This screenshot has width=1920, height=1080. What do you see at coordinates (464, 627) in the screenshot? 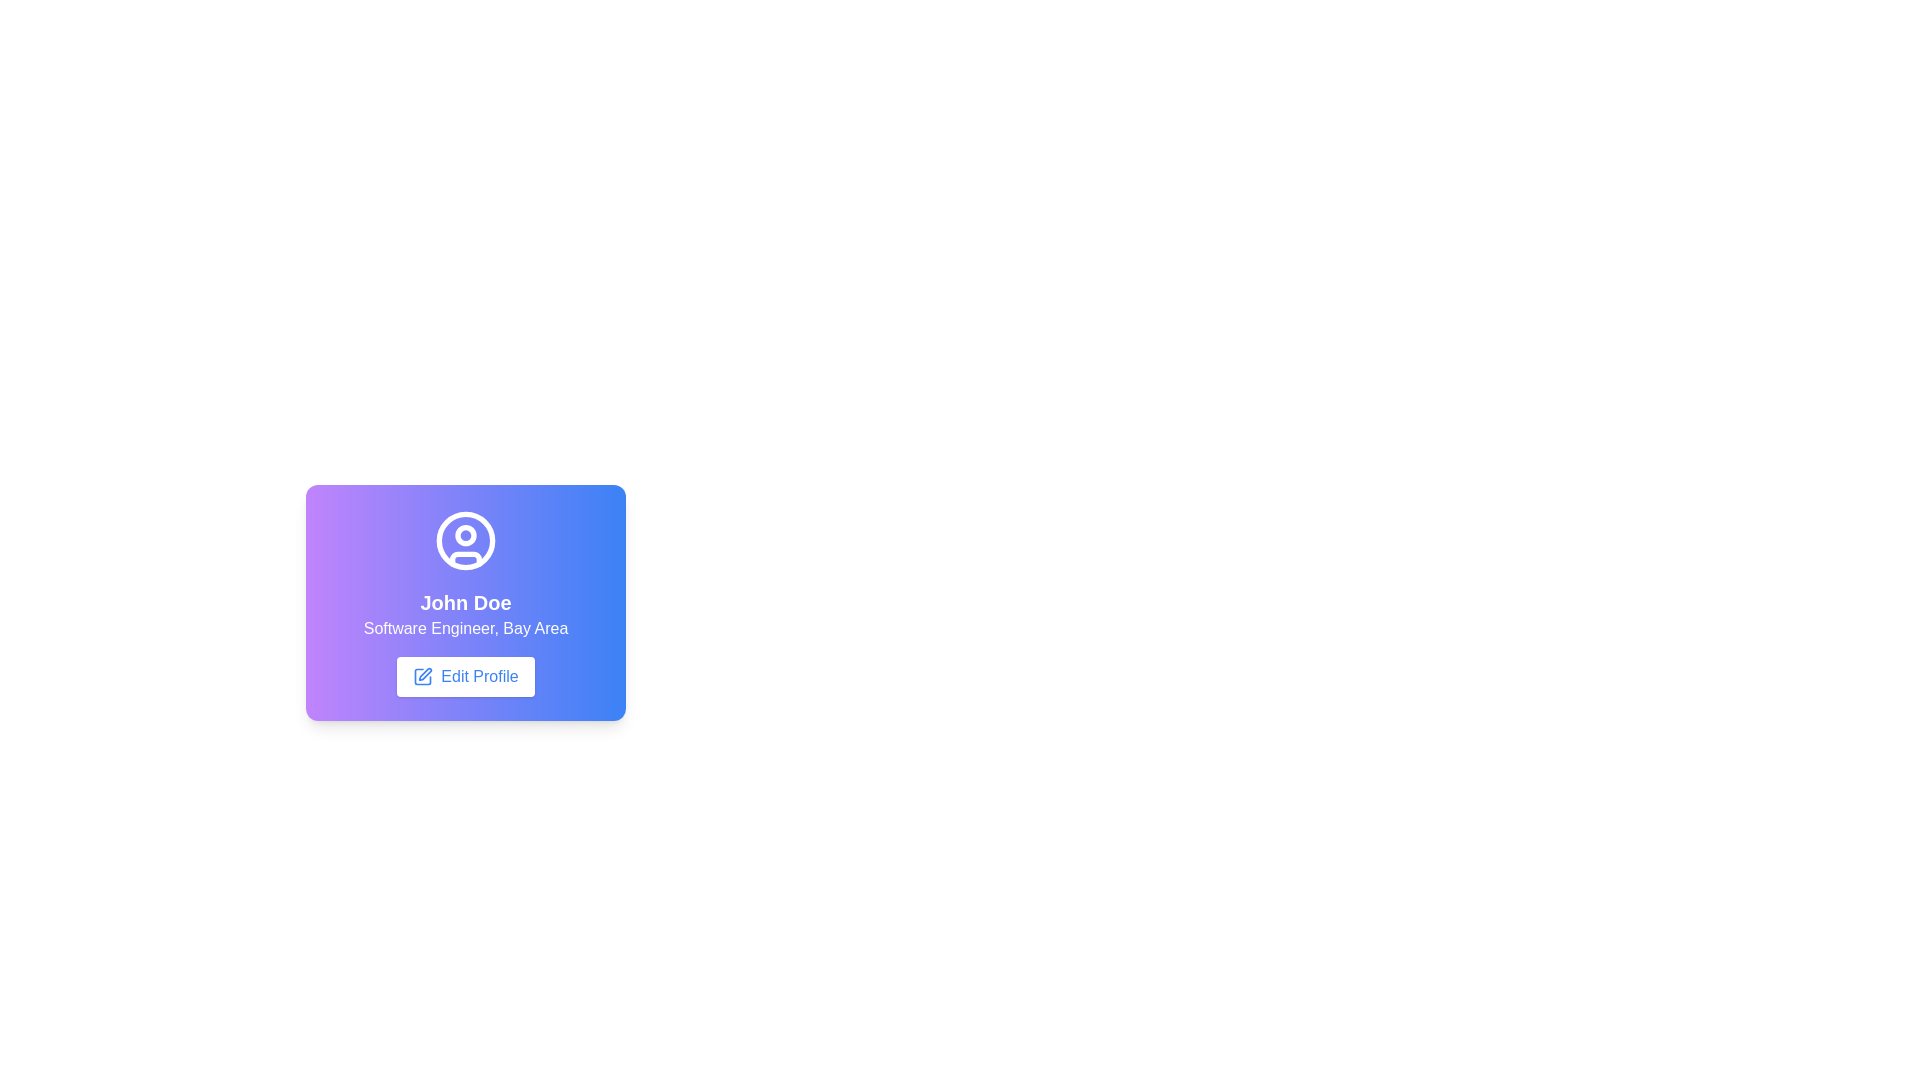
I see `the static text component that reads 'Software Engineer, Bay Area', which is displayed in a medium-sized white font against a purple-to-blue gradient background, positioned below 'John Doe' and above the 'Edit Profile' button` at bounding box center [464, 627].